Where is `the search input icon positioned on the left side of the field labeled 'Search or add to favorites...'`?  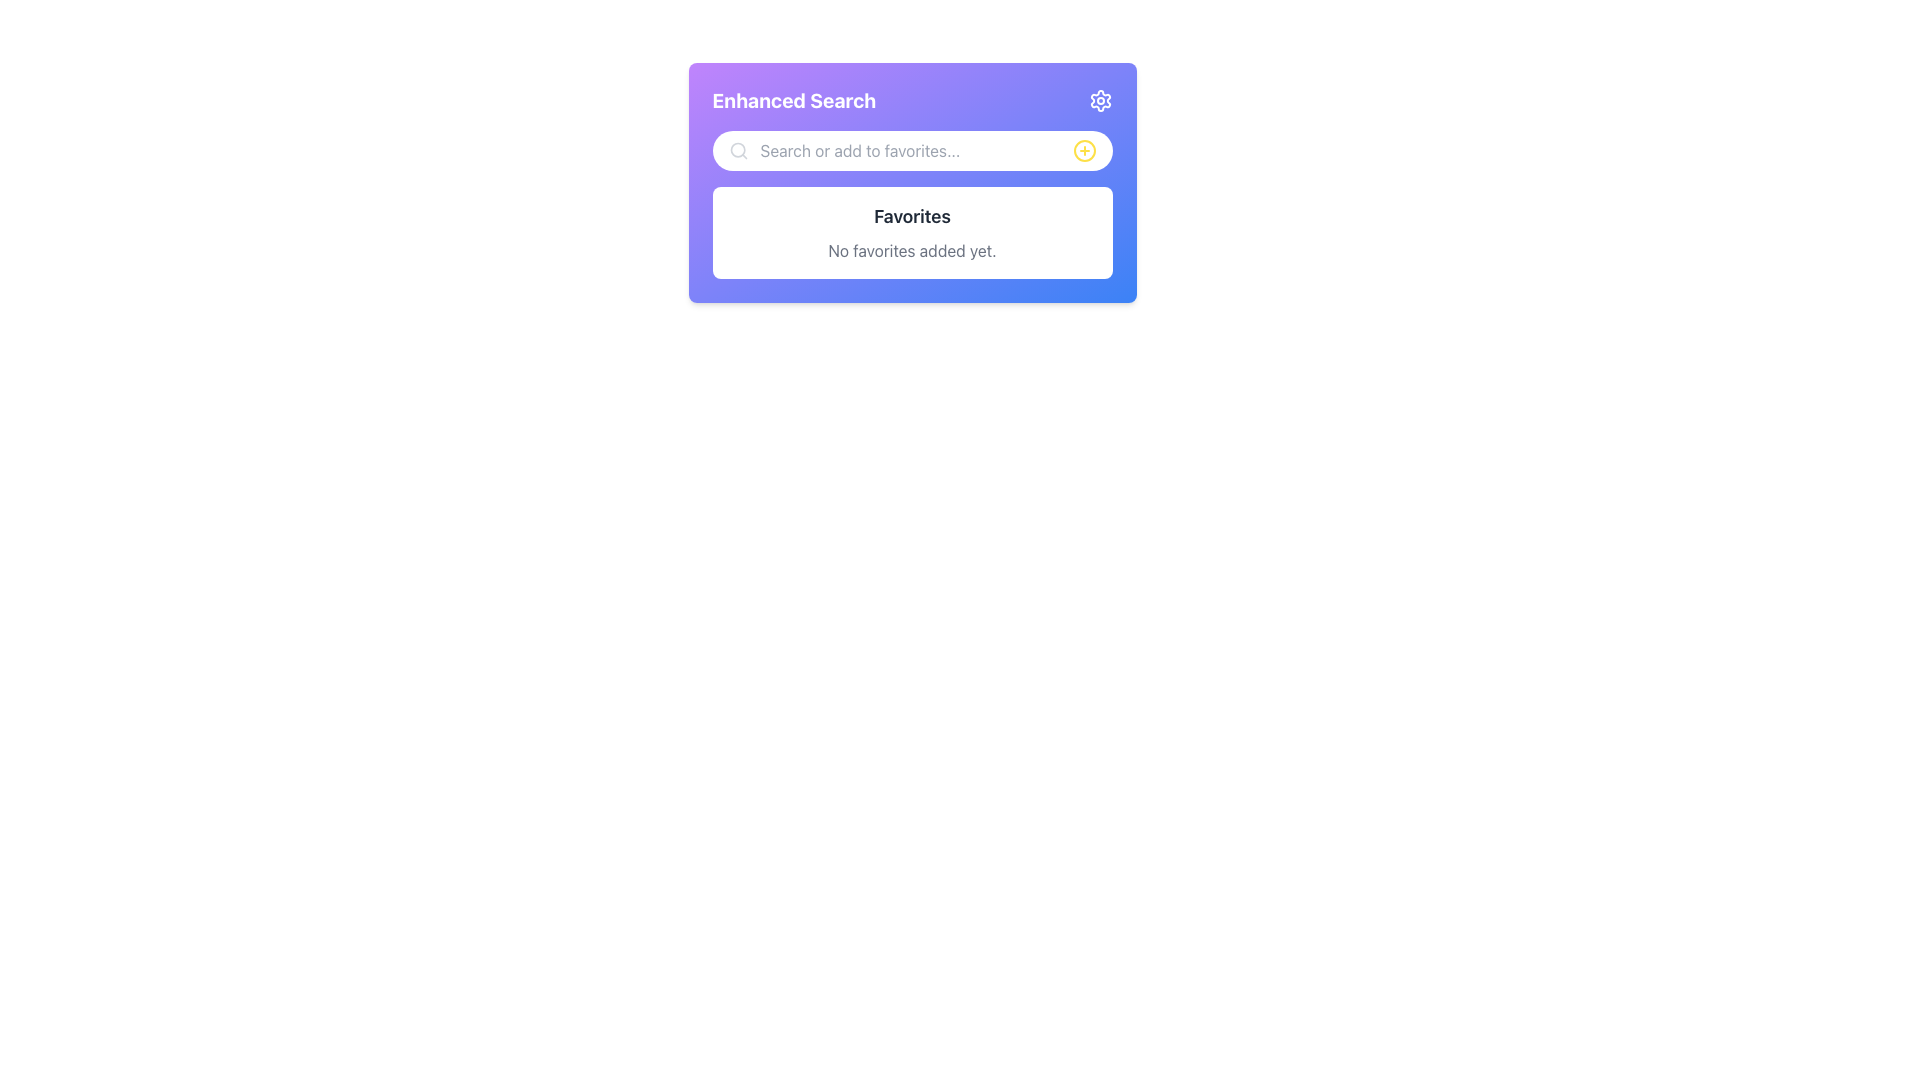
the search input icon positioned on the left side of the field labeled 'Search or add to favorites...' is located at coordinates (737, 149).